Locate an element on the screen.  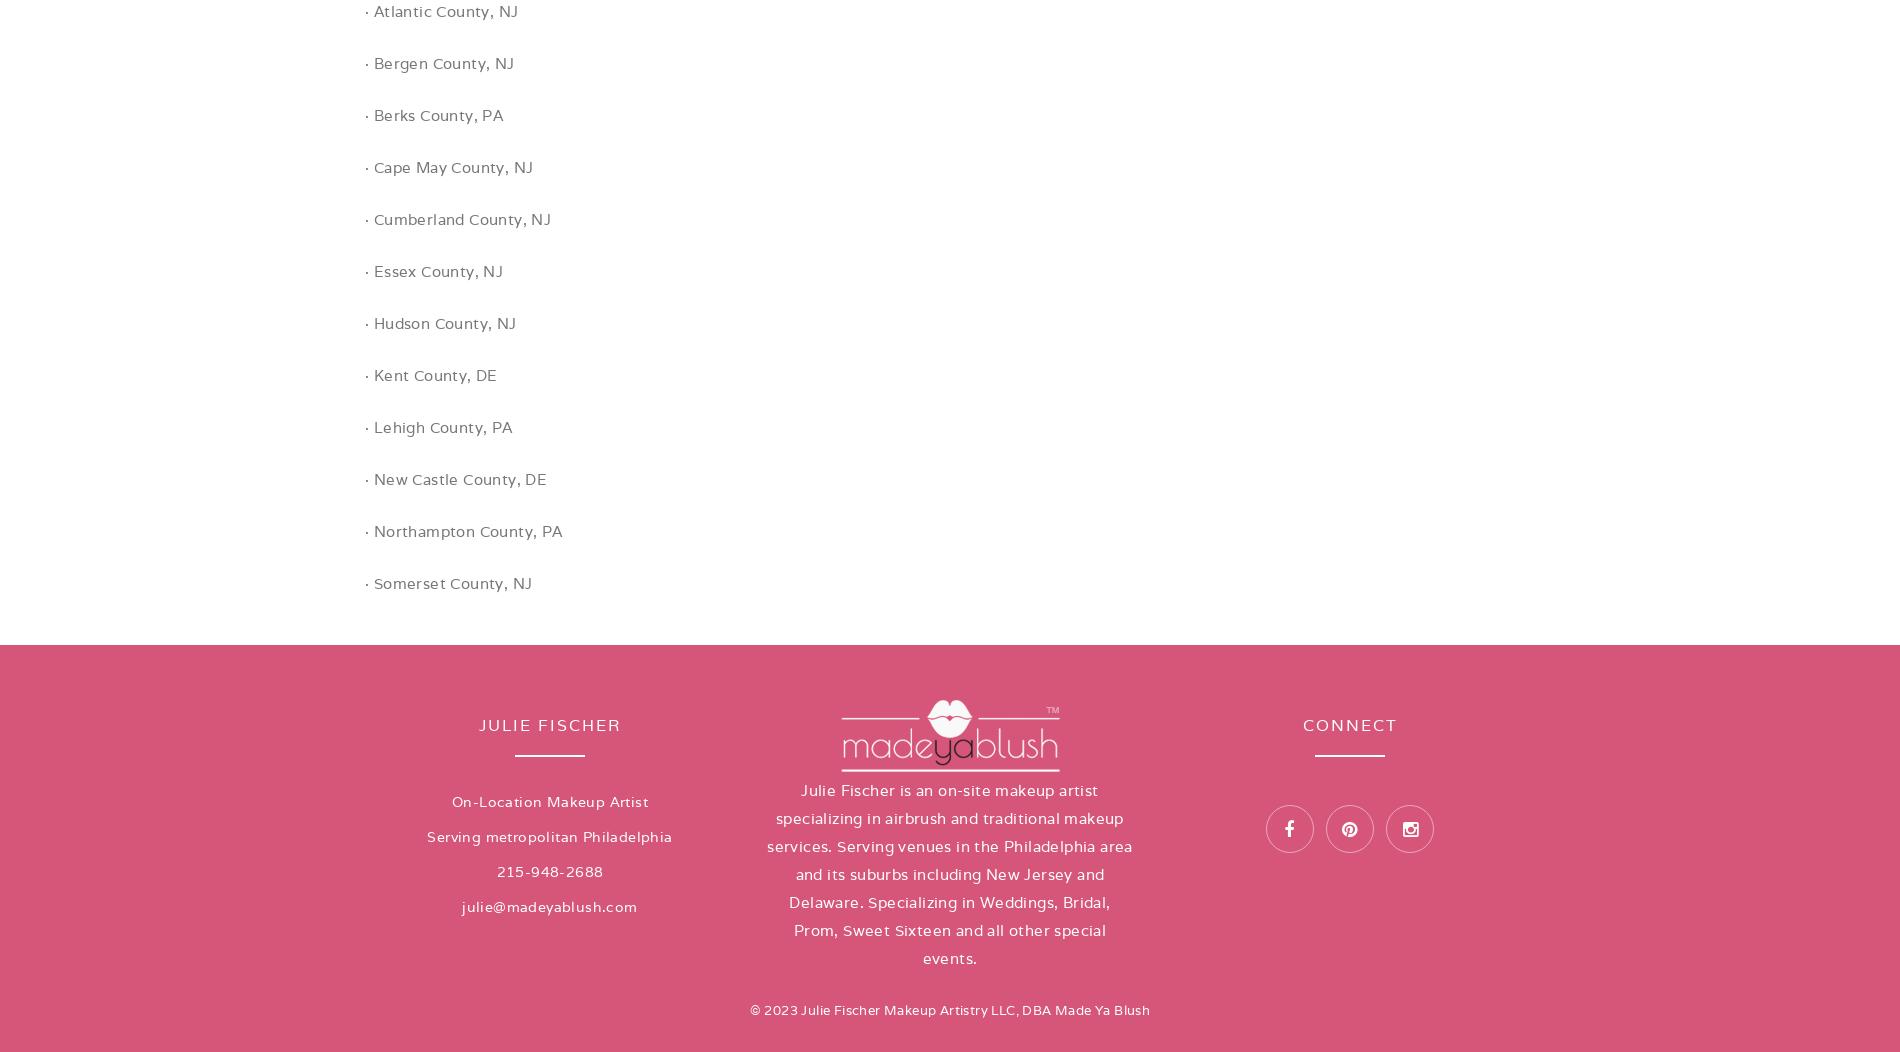
'· Cumberland County, NJ' is located at coordinates (457, 219).